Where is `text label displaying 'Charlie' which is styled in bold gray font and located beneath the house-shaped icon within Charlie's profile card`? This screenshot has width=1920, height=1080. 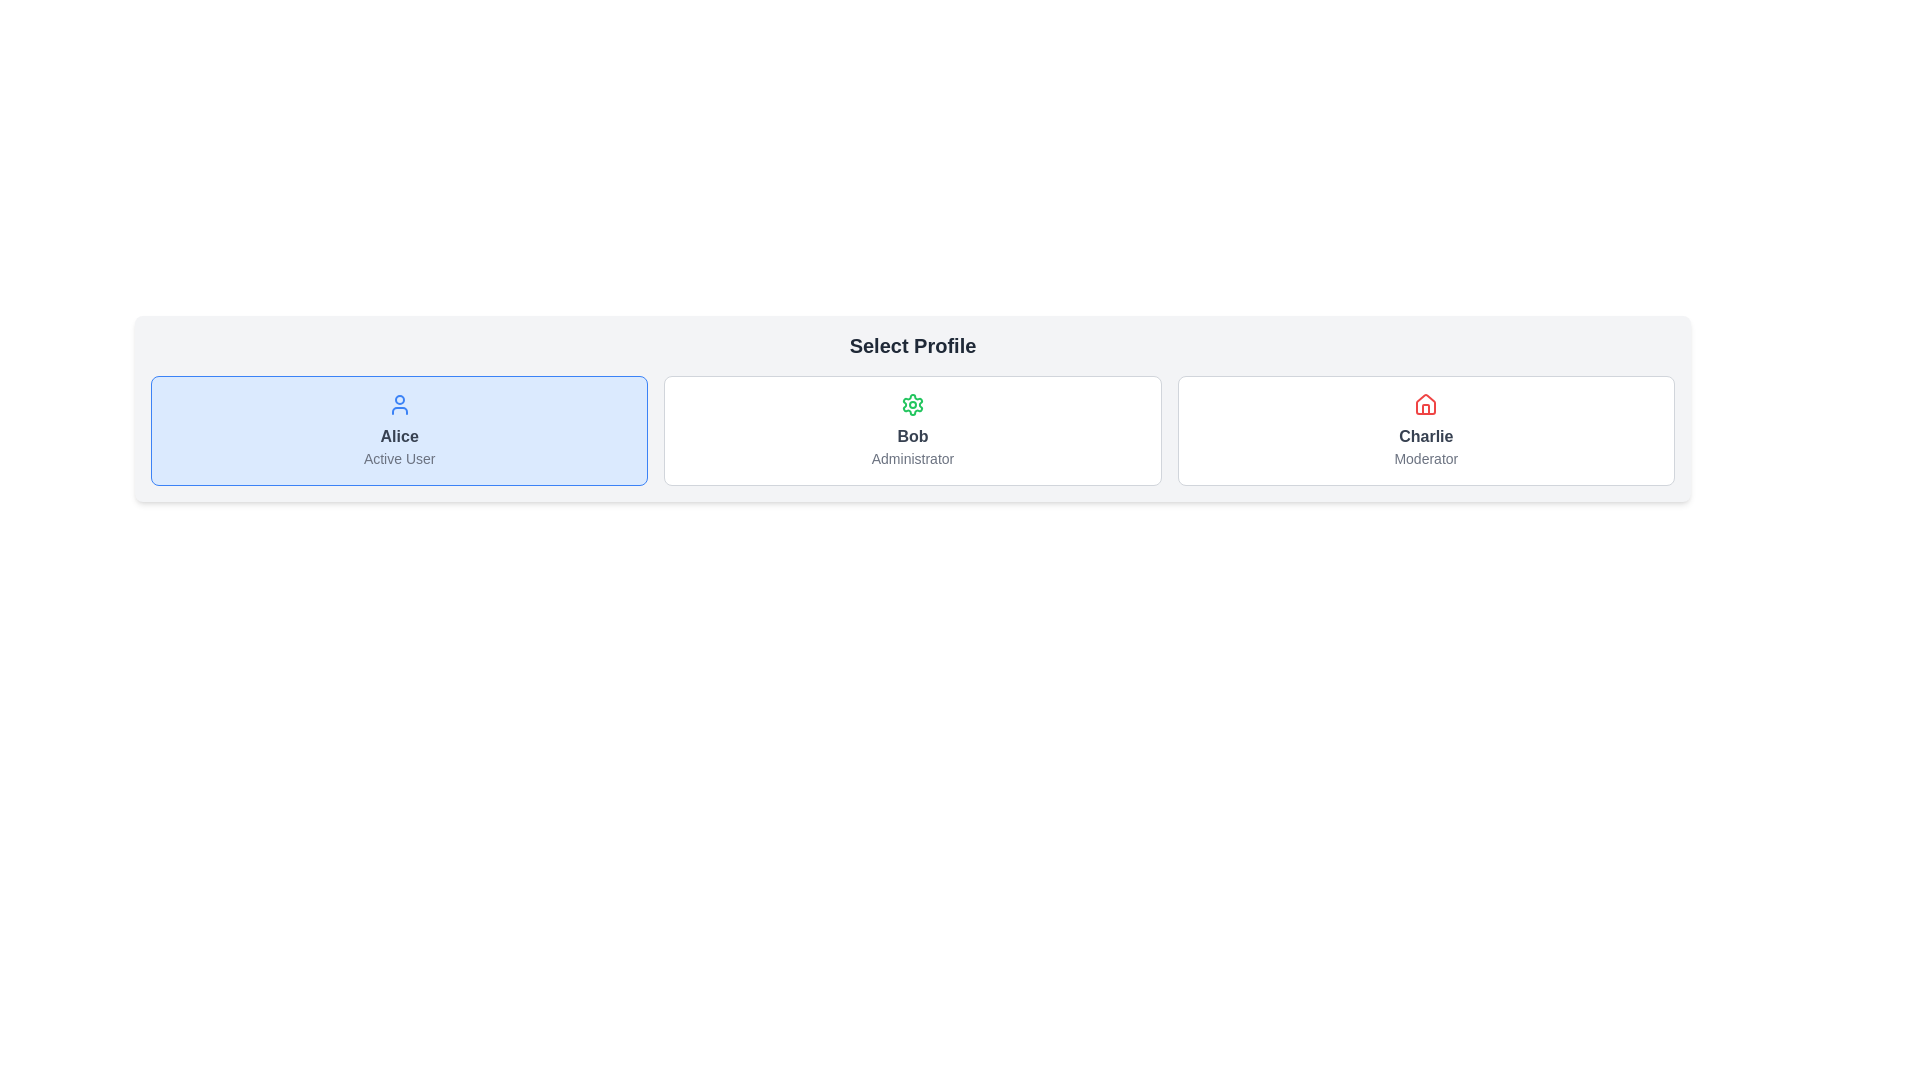 text label displaying 'Charlie' which is styled in bold gray font and located beneath the house-shaped icon within Charlie's profile card is located at coordinates (1425, 435).